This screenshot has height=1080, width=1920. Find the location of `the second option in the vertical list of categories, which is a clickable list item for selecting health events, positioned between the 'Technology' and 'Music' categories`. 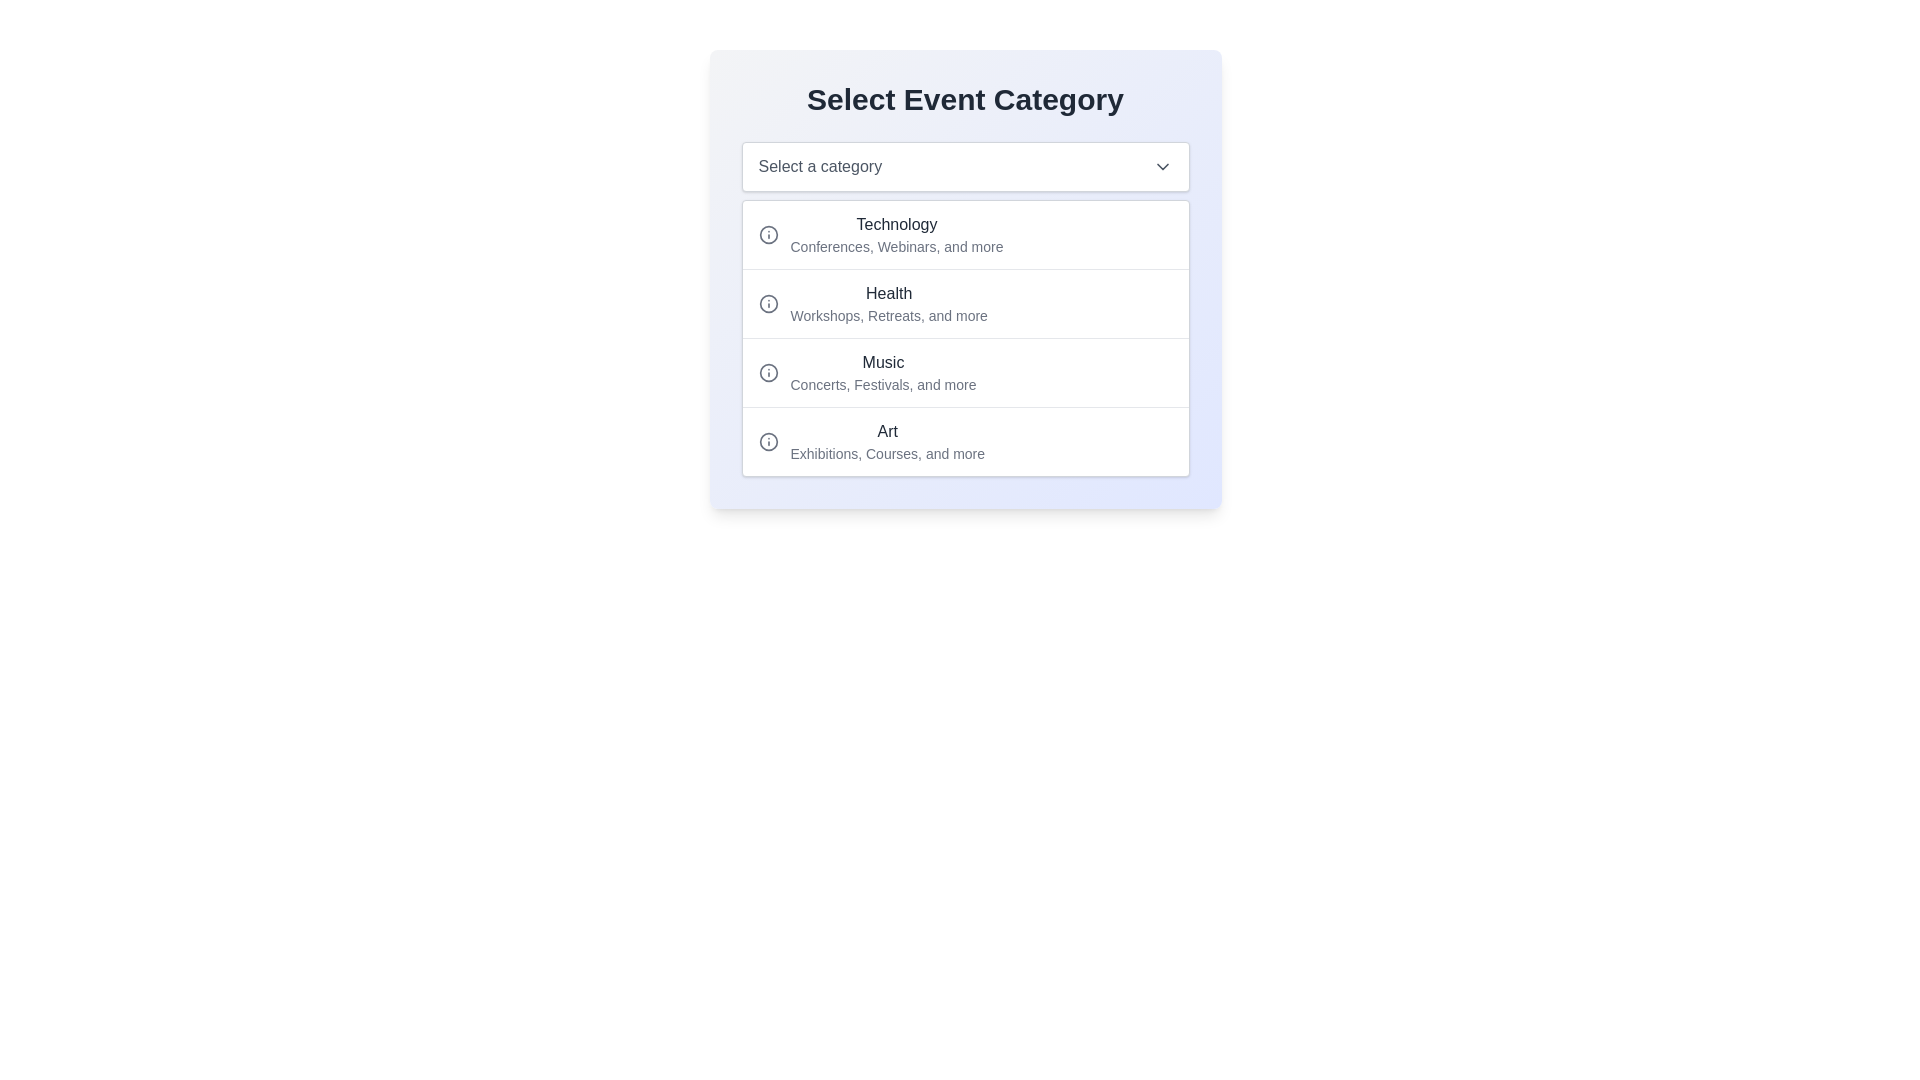

the second option in the vertical list of categories, which is a clickable list item for selecting health events, positioned between the 'Technology' and 'Music' categories is located at coordinates (965, 303).